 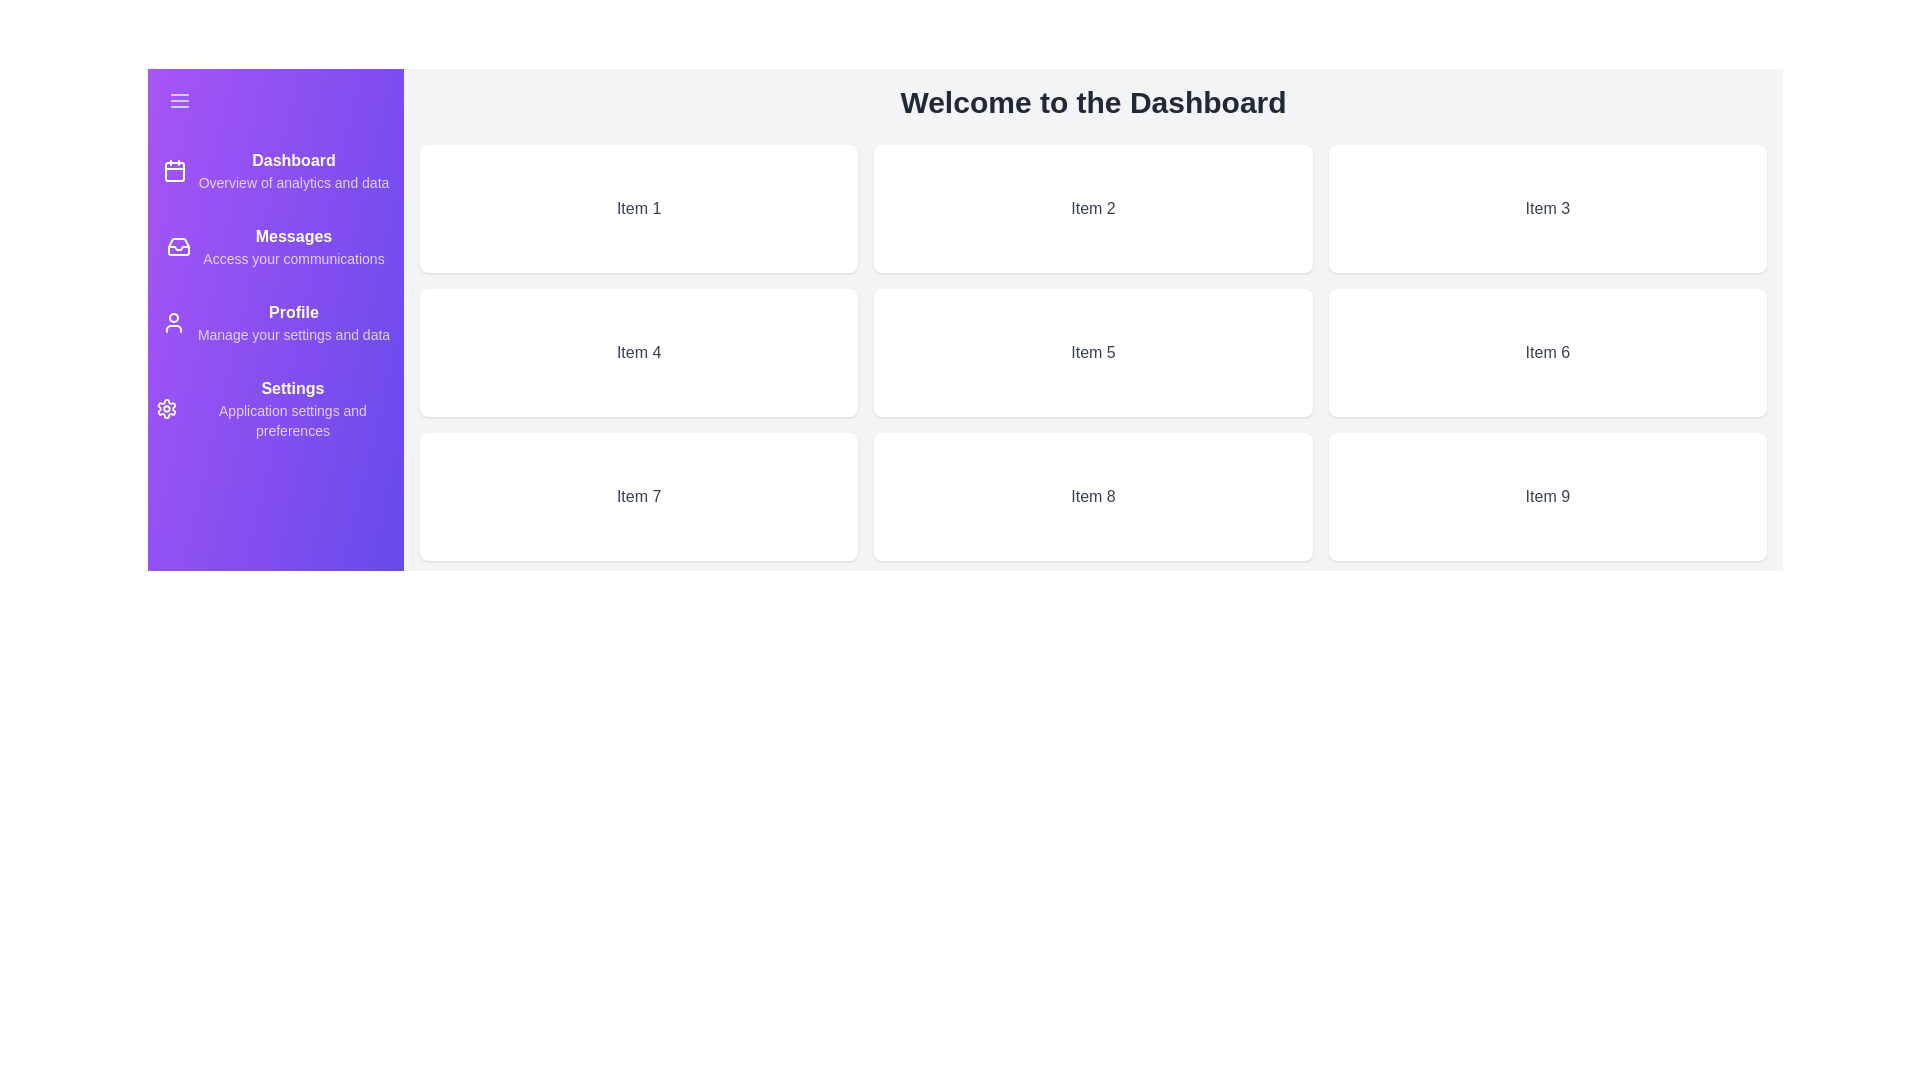 I want to click on the 'Profile' navigation item in the drawer, so click(x=274, y=322).